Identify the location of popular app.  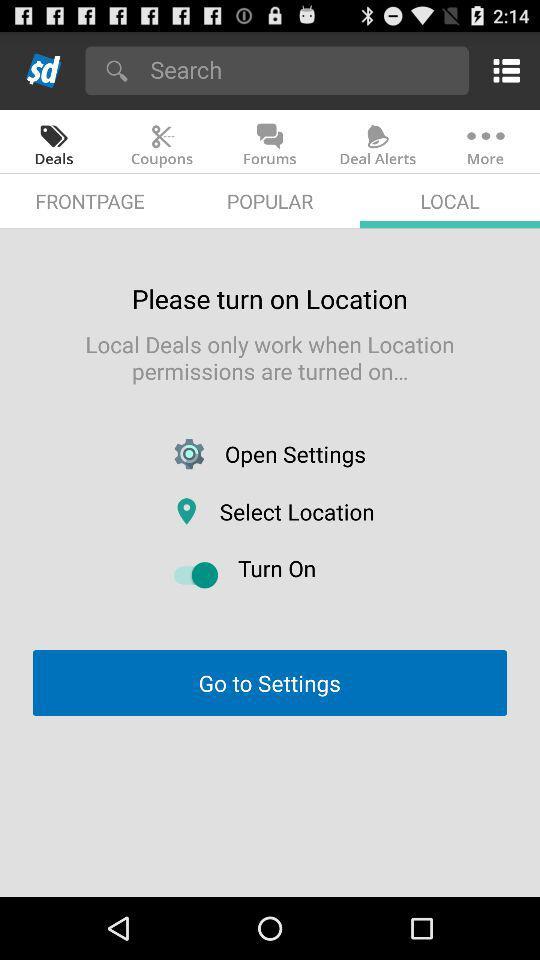
(270, 201).